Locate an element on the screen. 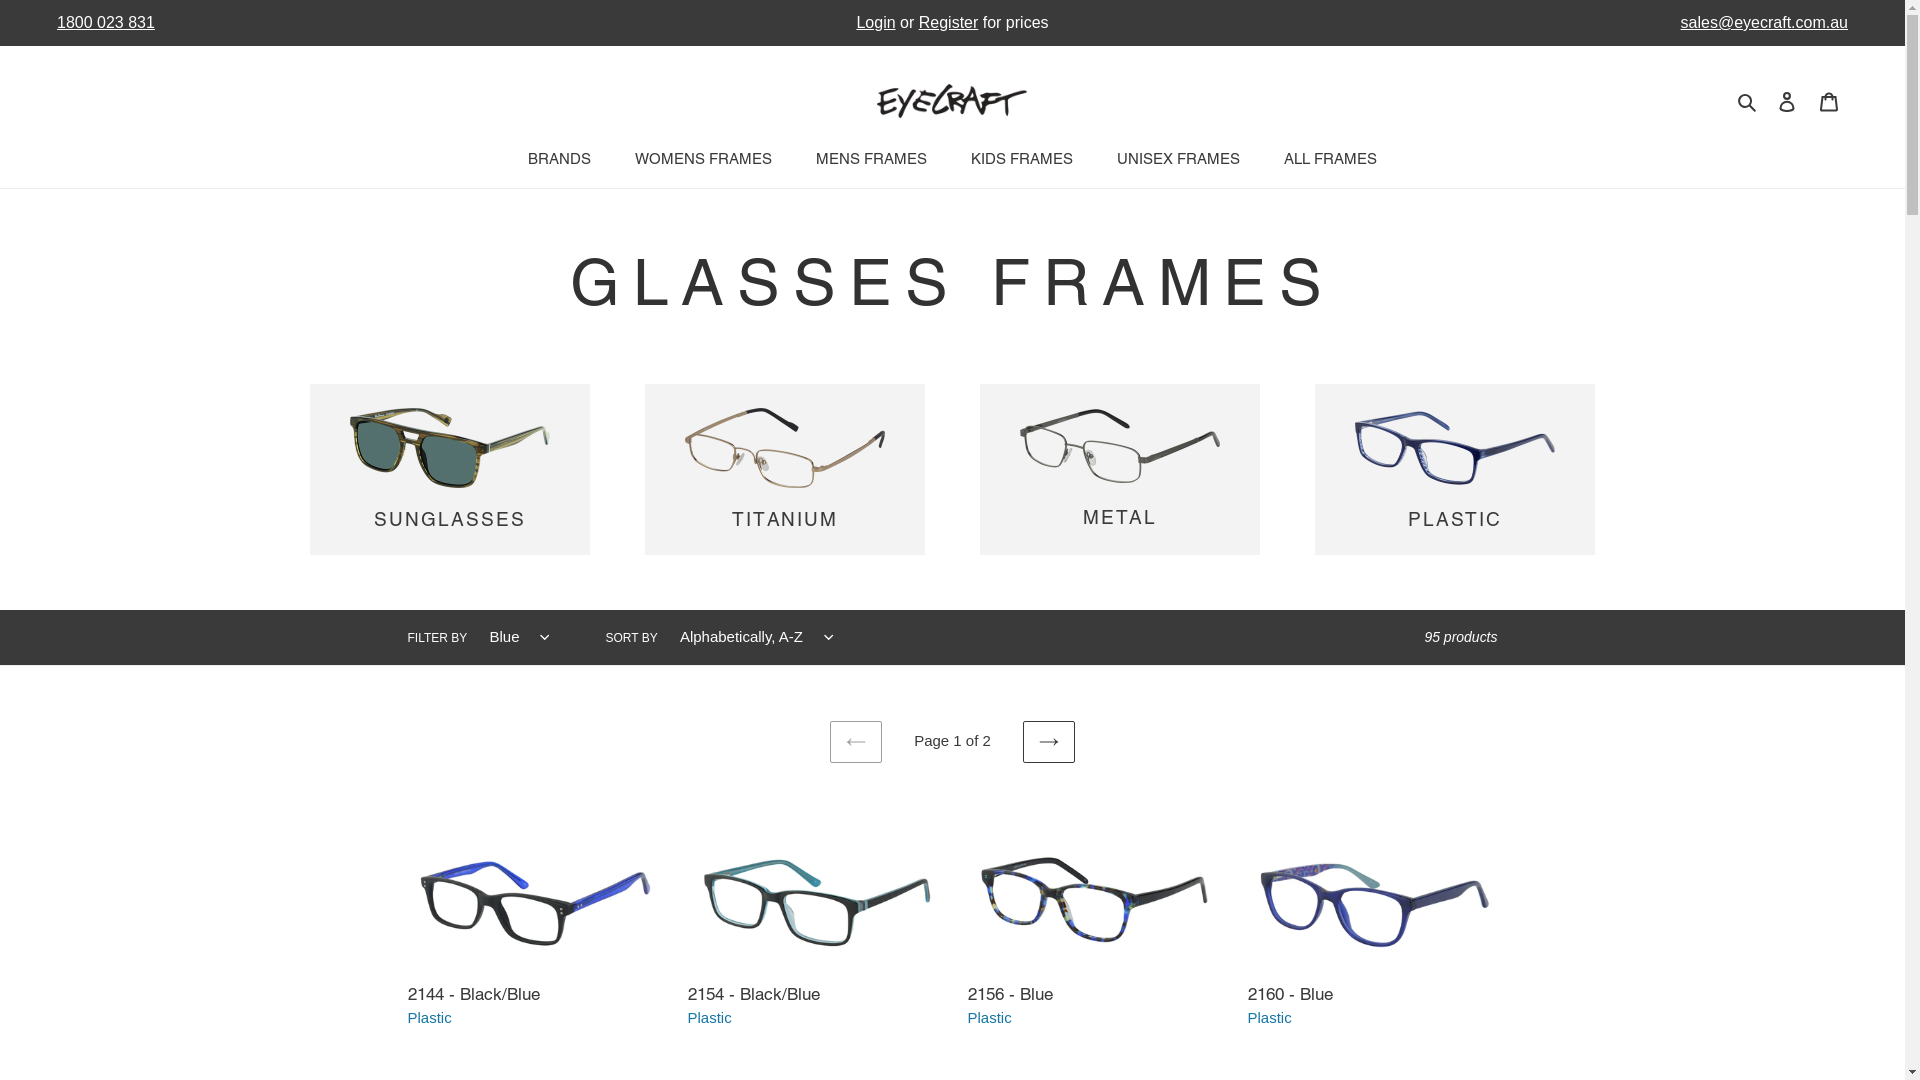  'PREVIOUS PAGE' is located at coordinates (830, 741).